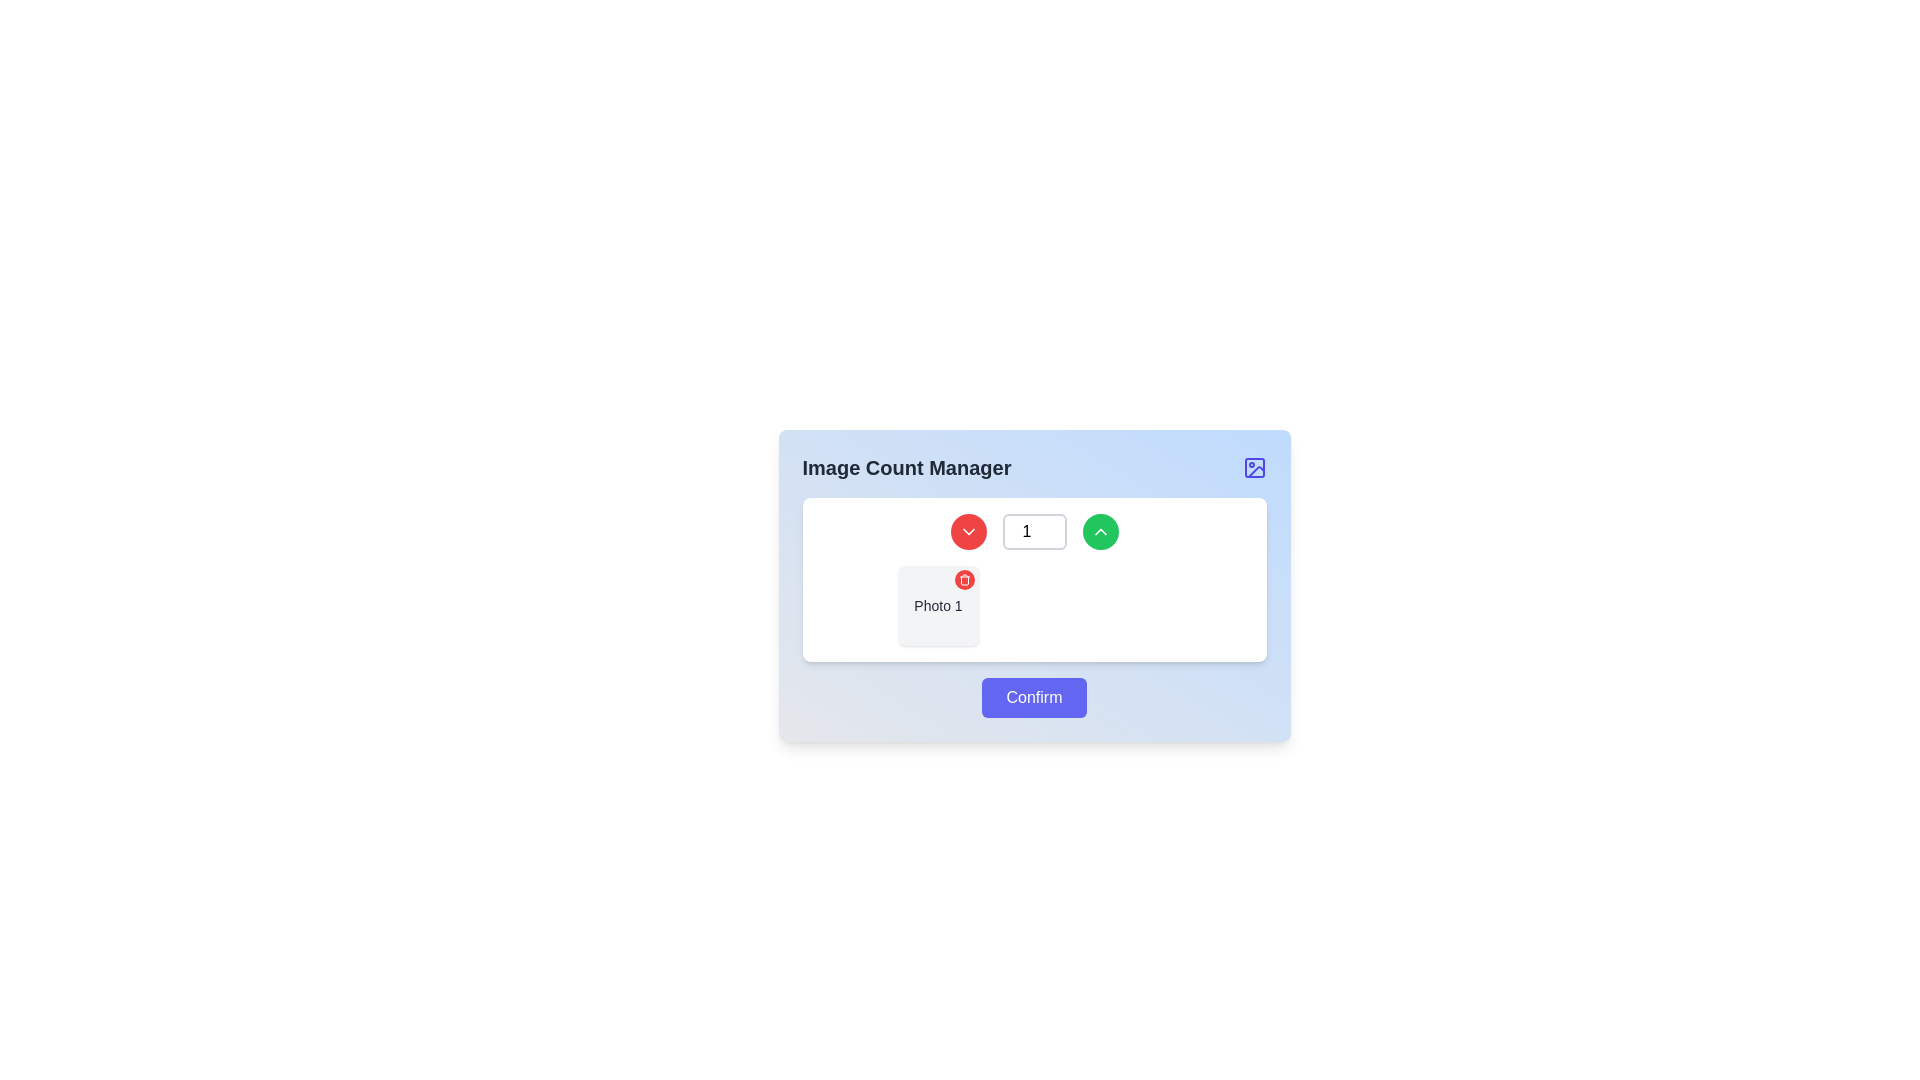 This screenshot has height=1080, width=1920. I want to click on the upward-pointing chevron icon, which is styled with a minimalist design and located on a green circular background, positioned to the right side of the central input field in the dialog interface, so click(1099, 531).